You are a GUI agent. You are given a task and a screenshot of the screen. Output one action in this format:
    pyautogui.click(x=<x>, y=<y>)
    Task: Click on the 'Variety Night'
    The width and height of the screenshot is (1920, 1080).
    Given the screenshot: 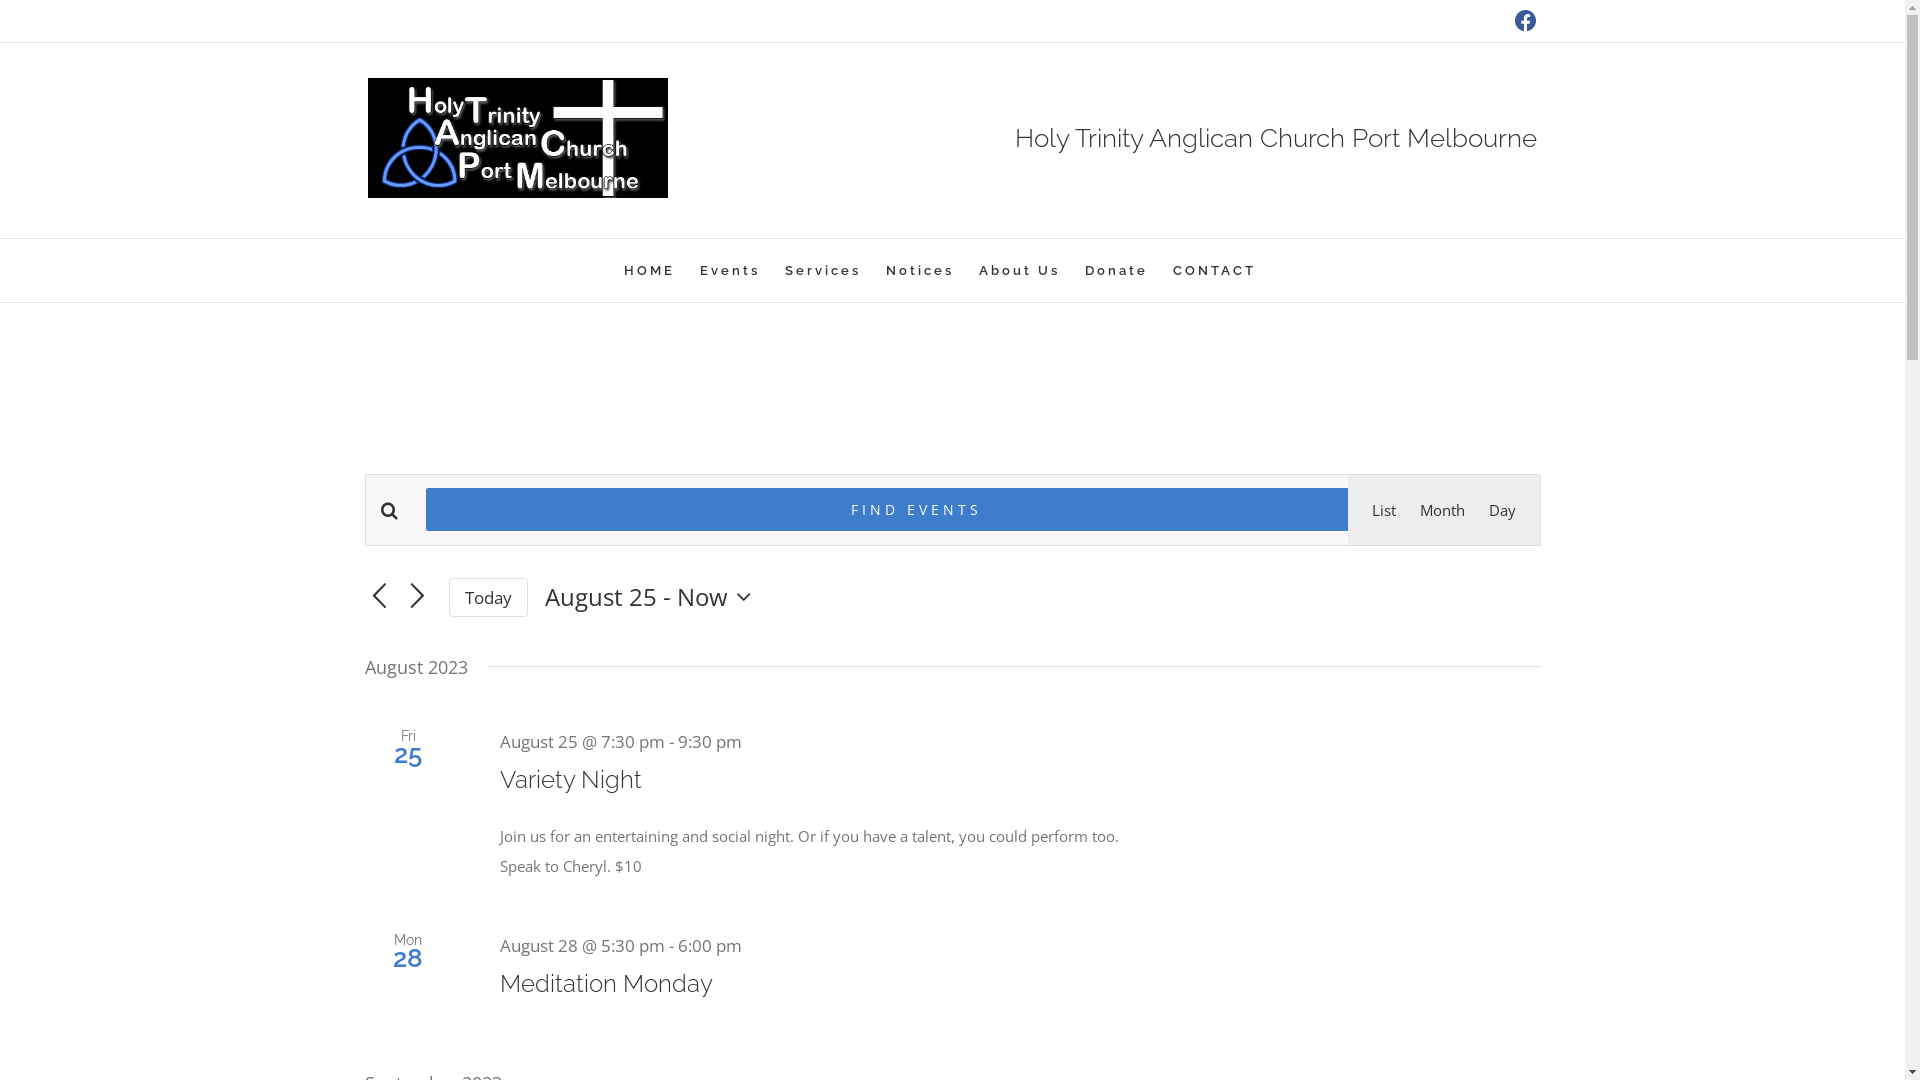 What is the action you would take?
    pyautogui.click(x=570, y=778)
    